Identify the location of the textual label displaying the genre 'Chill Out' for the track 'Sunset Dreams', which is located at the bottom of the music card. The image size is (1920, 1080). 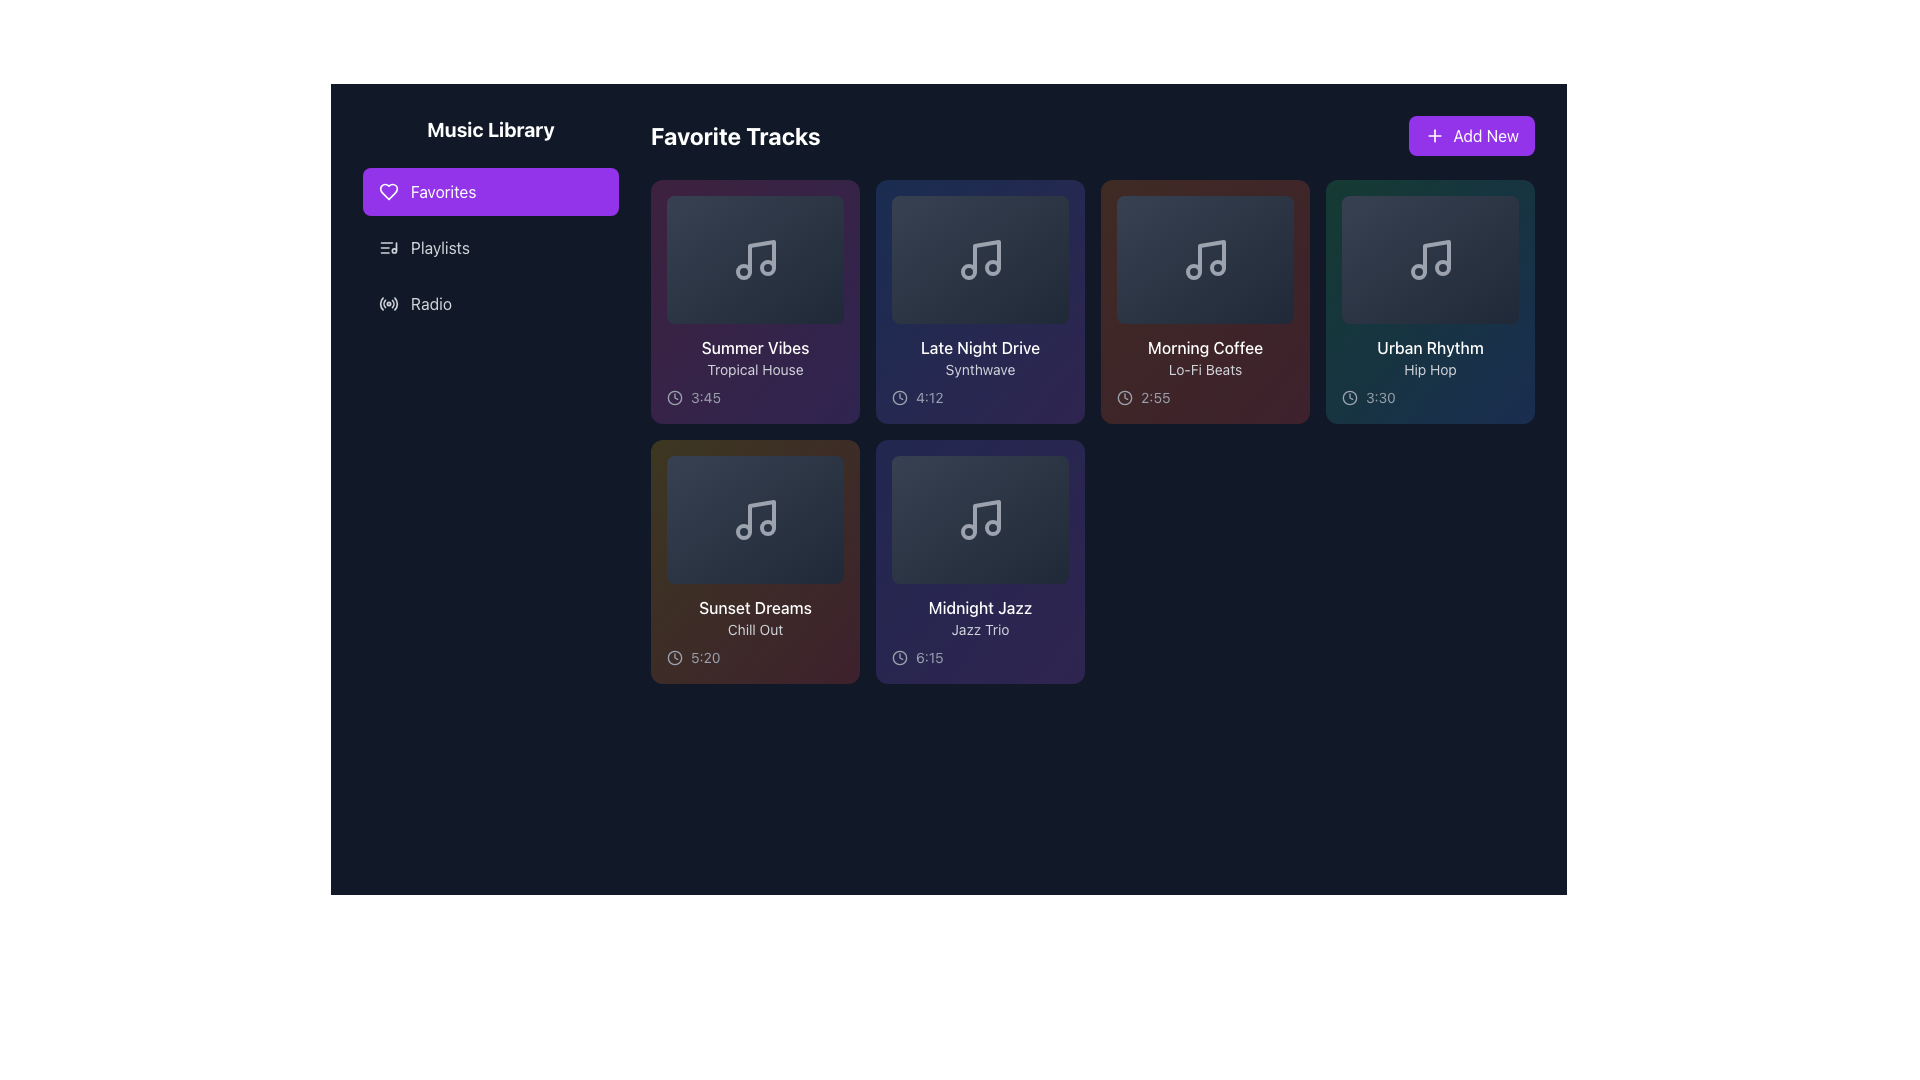
(754, 628).